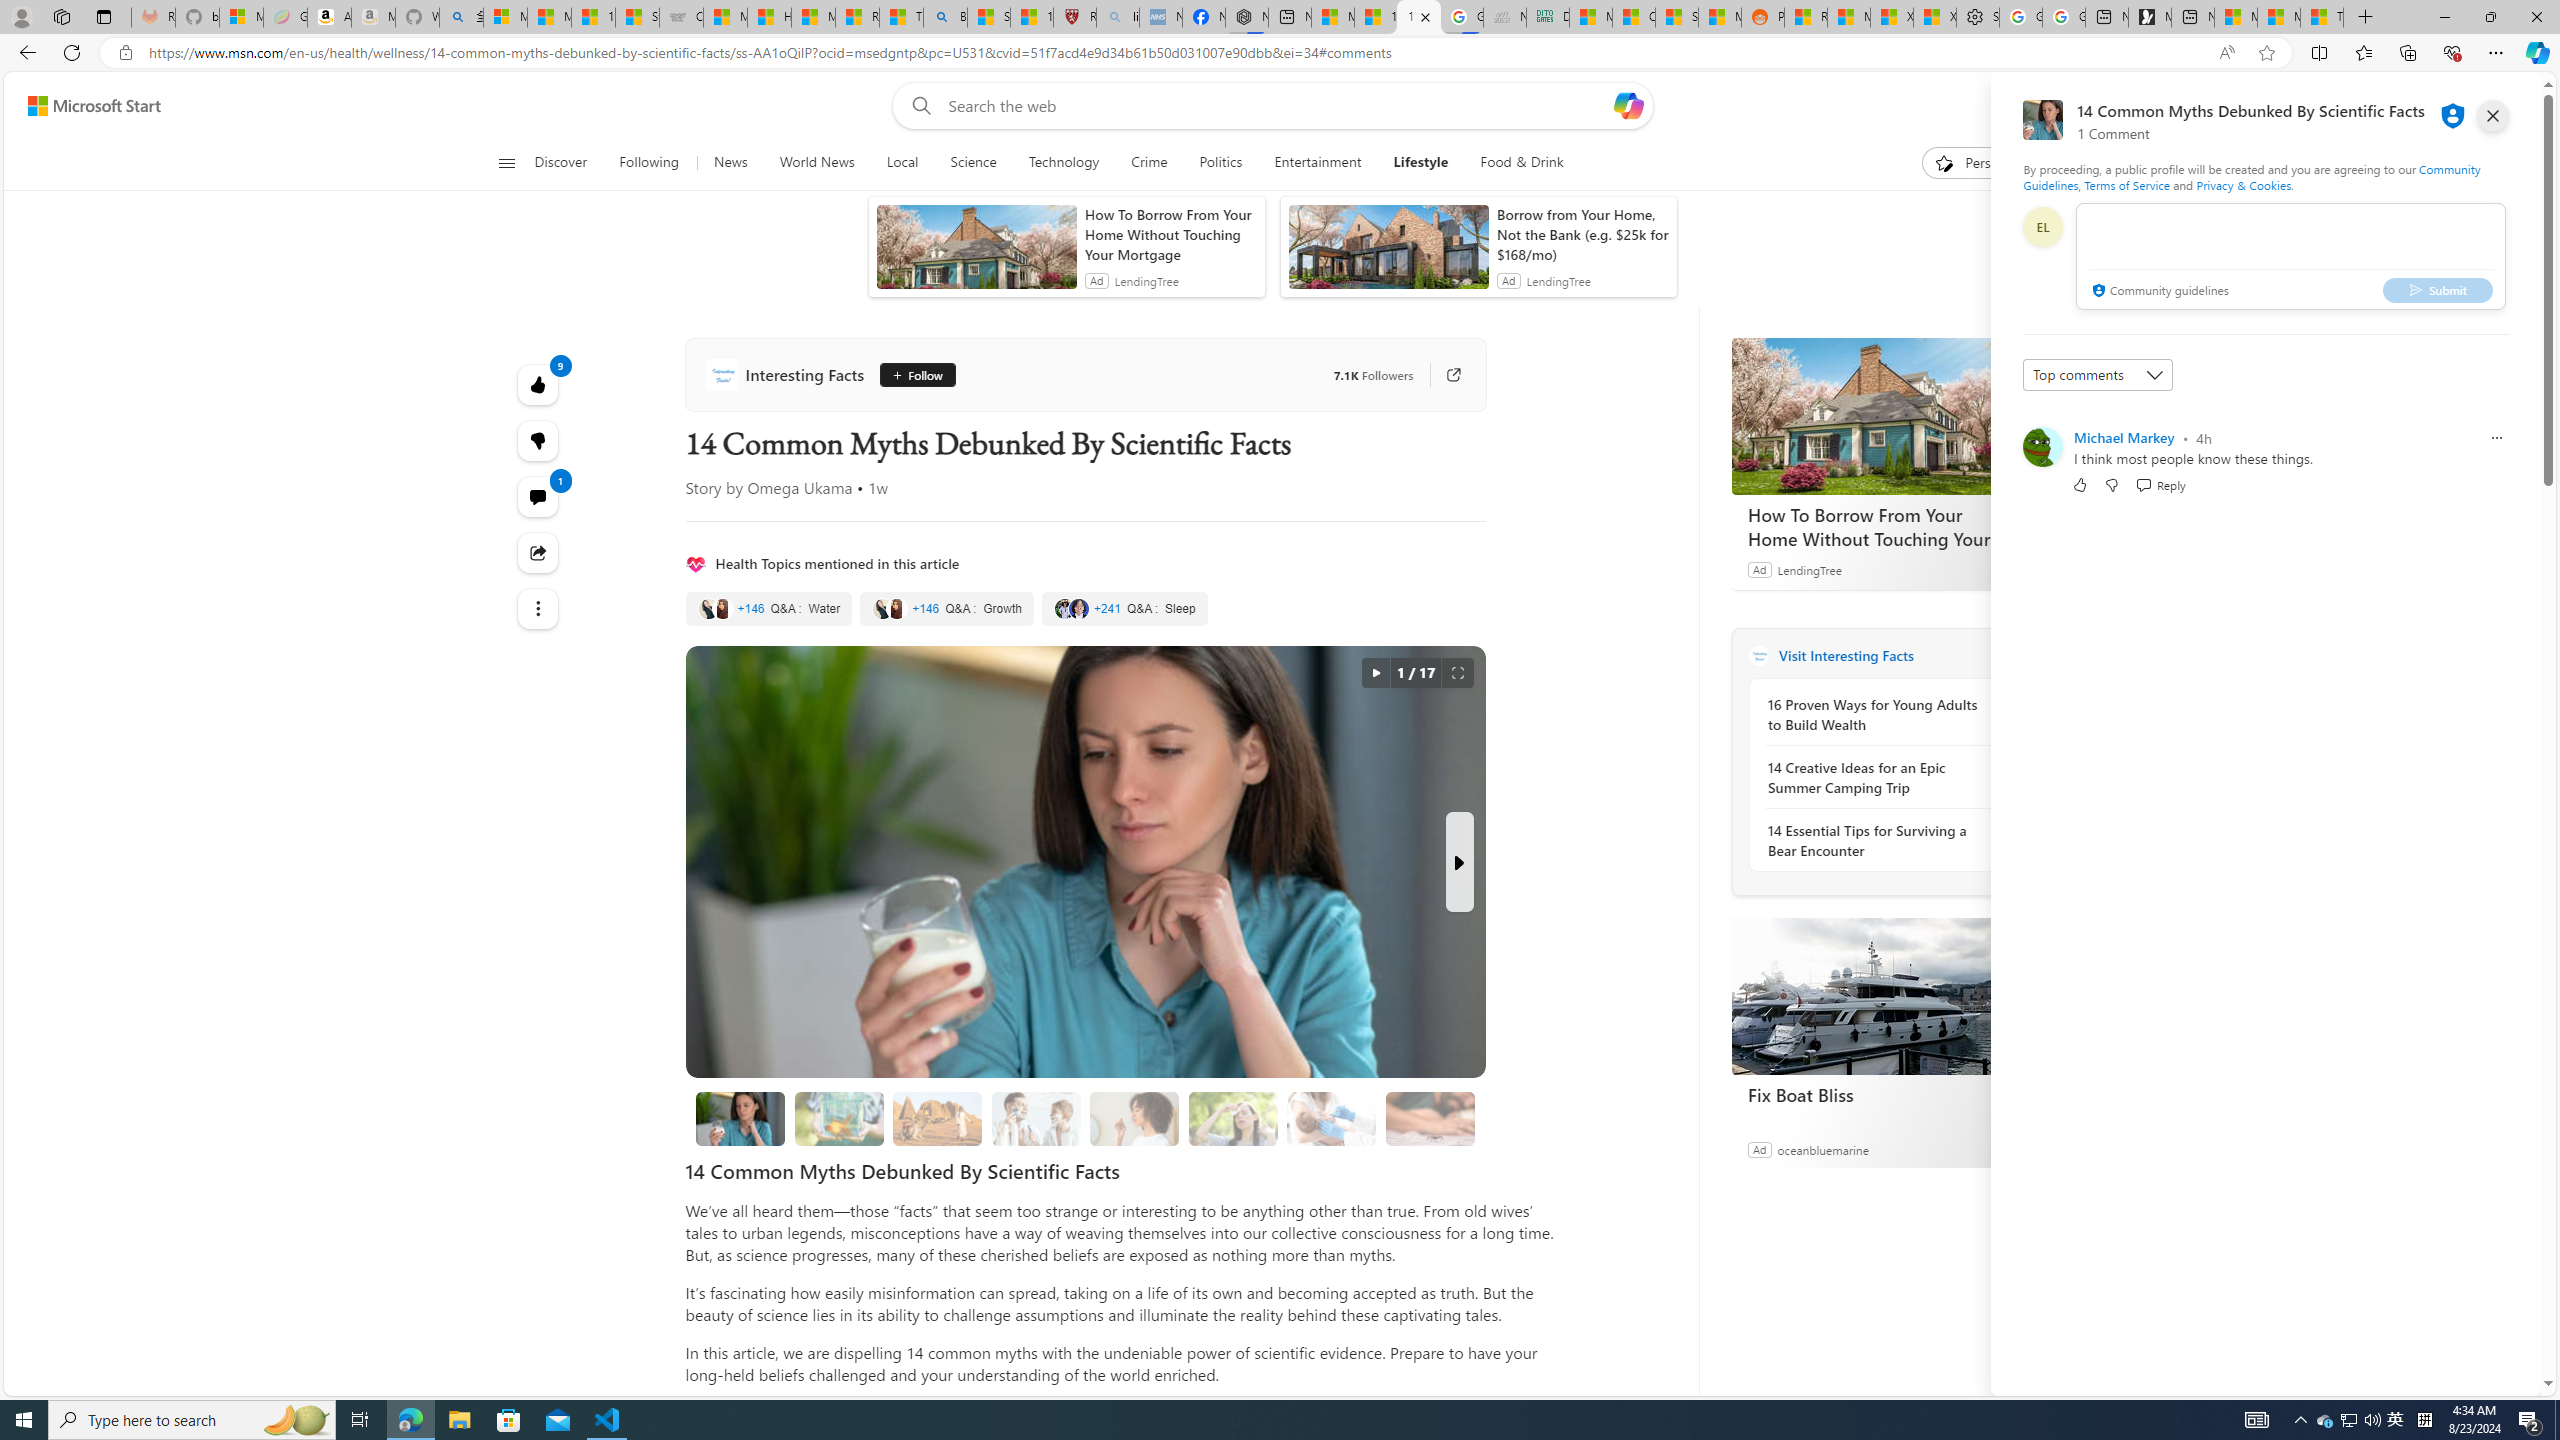  What do you see at coordinates (1805, 16) in the screenshot?
I see `'R******* | Trusted Community Engagement and Contributions'` at bounding box center [1805, 16].